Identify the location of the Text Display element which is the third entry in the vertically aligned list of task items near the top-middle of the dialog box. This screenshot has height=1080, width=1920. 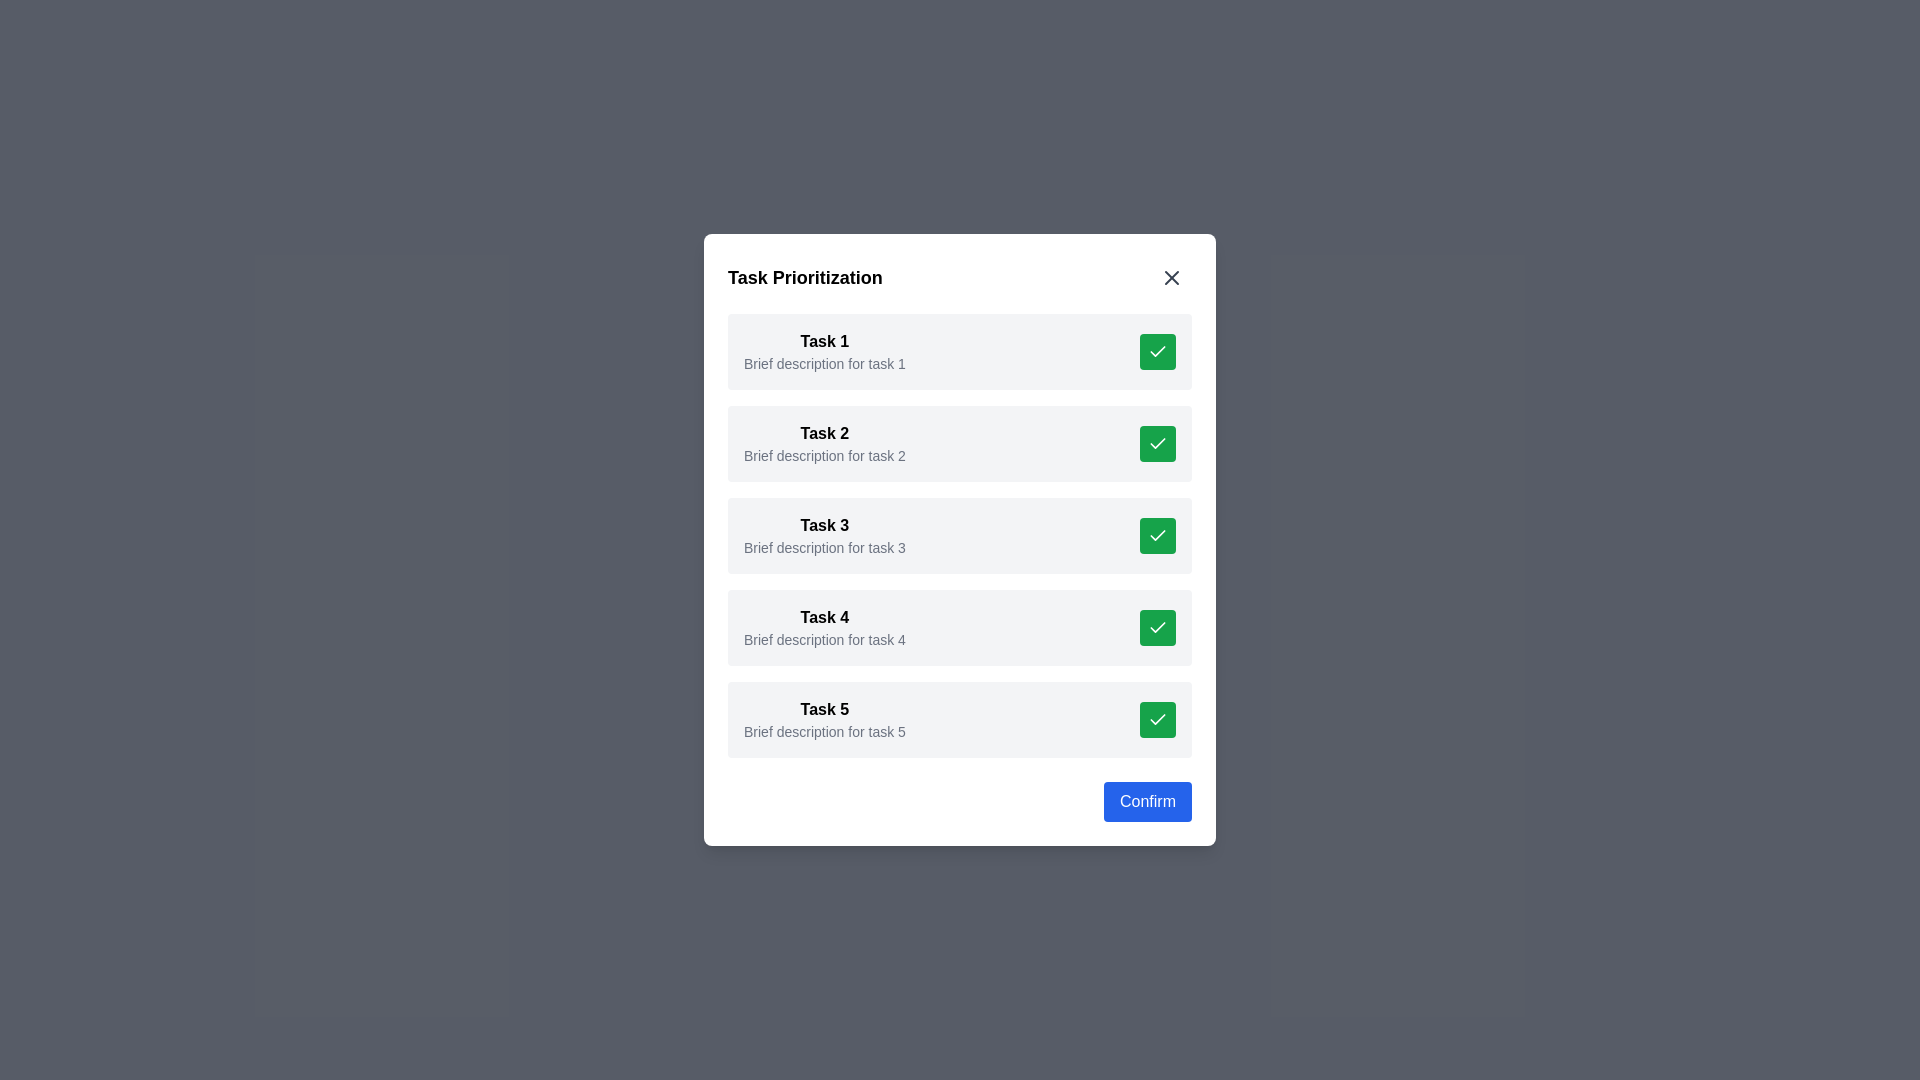
(825, 535).